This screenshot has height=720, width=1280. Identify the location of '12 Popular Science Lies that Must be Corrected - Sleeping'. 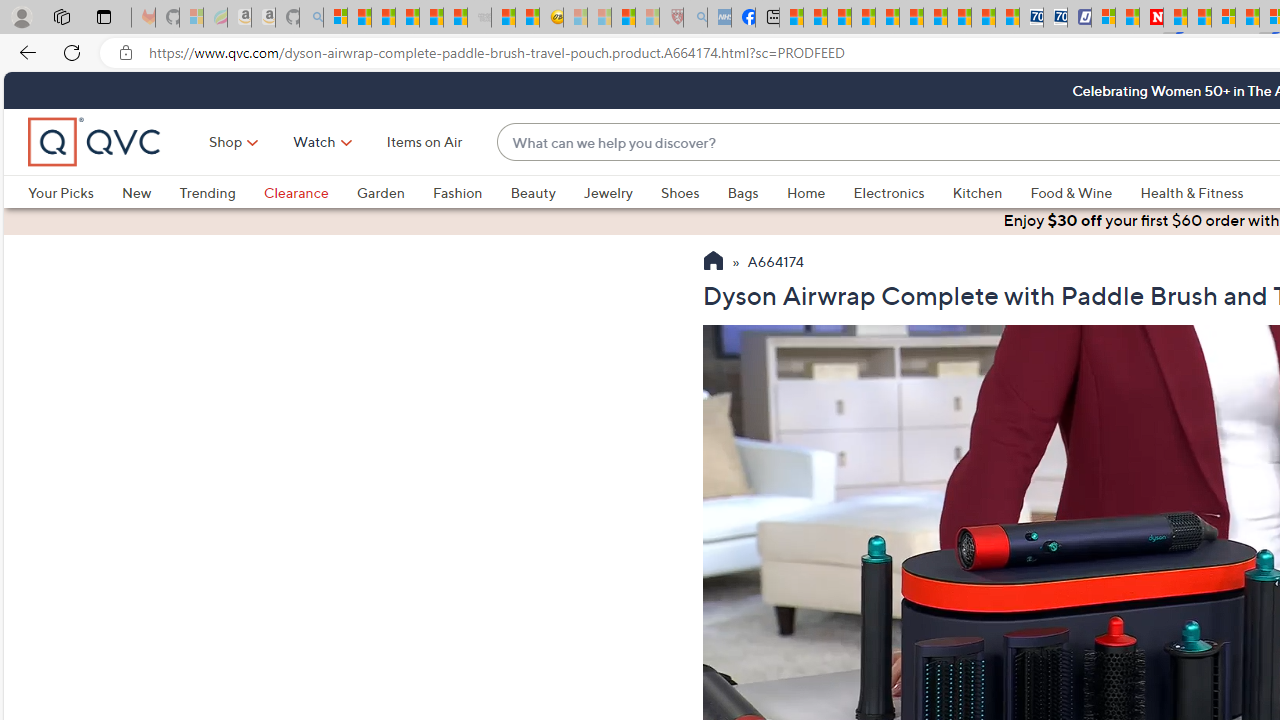
(647, 17).